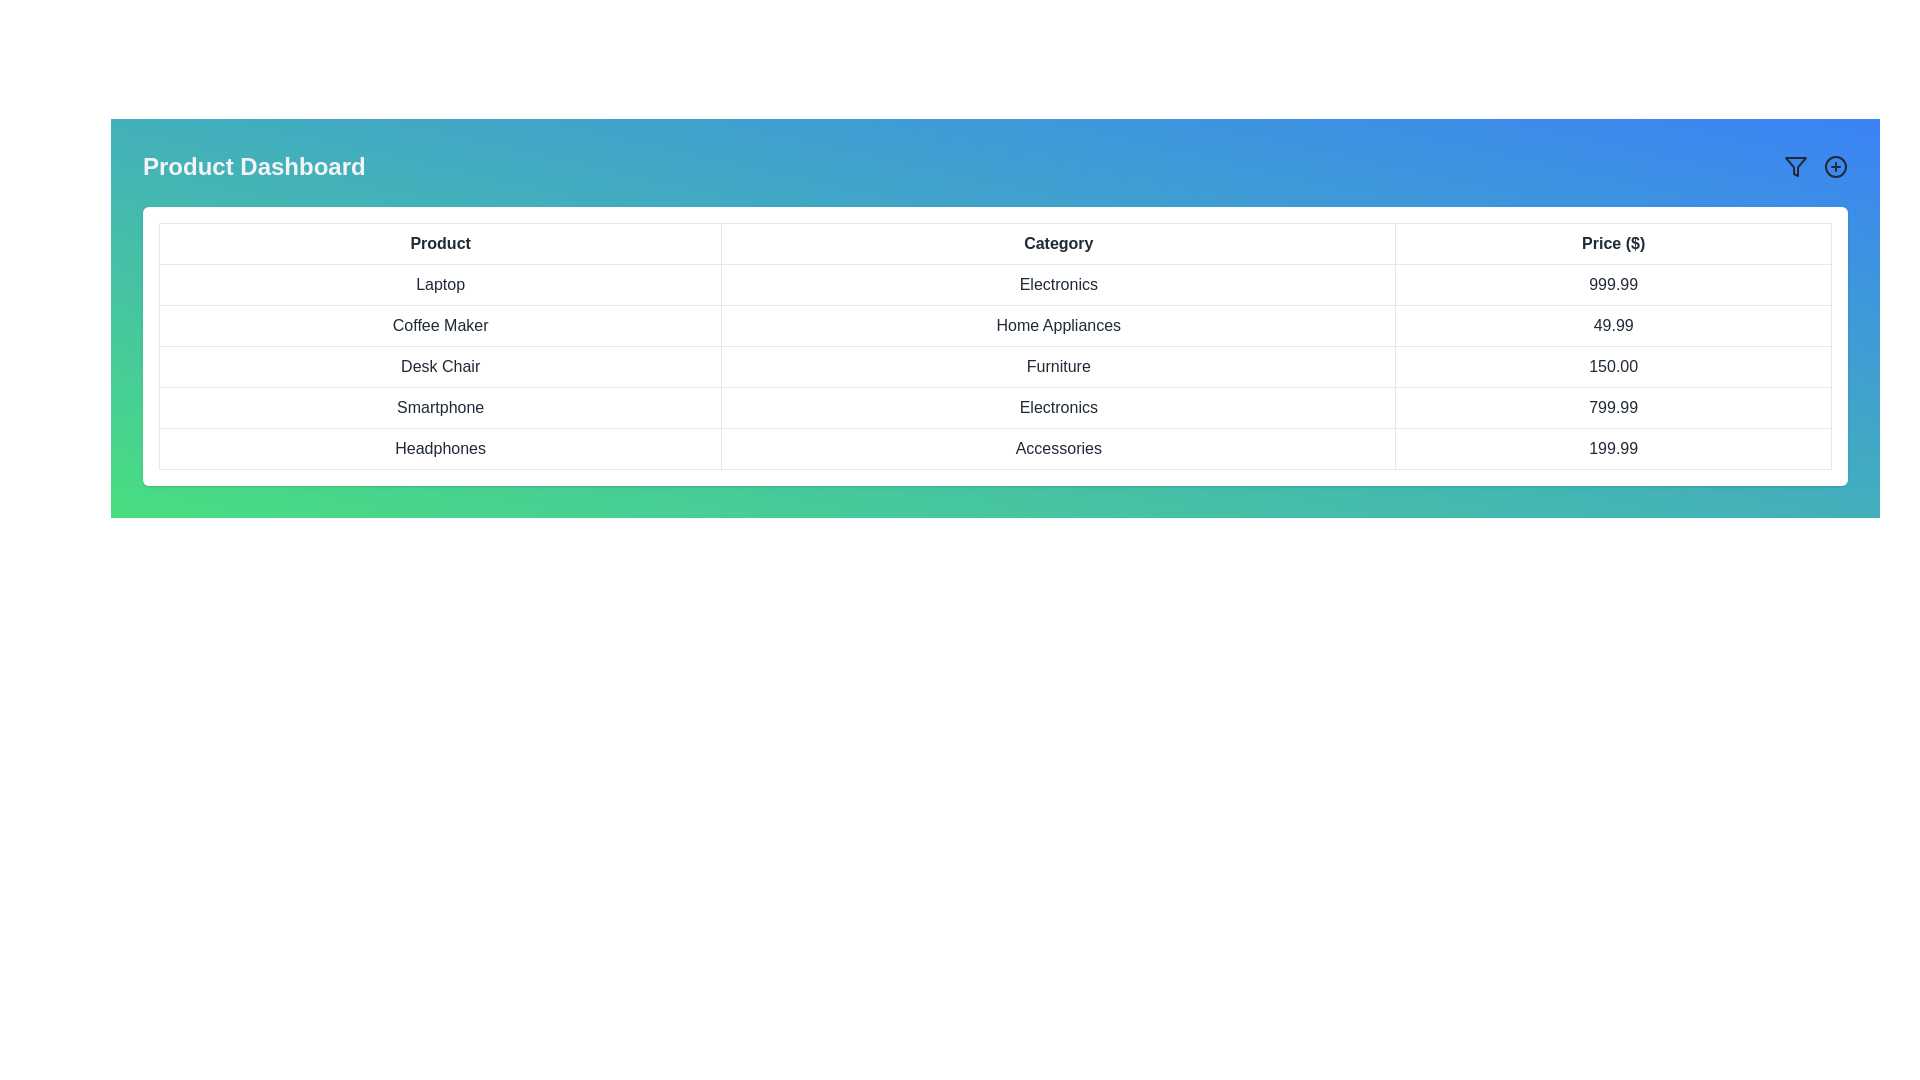 Image resolution: width=1920 pixels, height=1080 pixels. What do you see at coordinates (439, 285) in the screenshot?
I see `the static text label for the product name 'Laptop' located in the leftmost column of the table row` at bounding box center [439, 285].